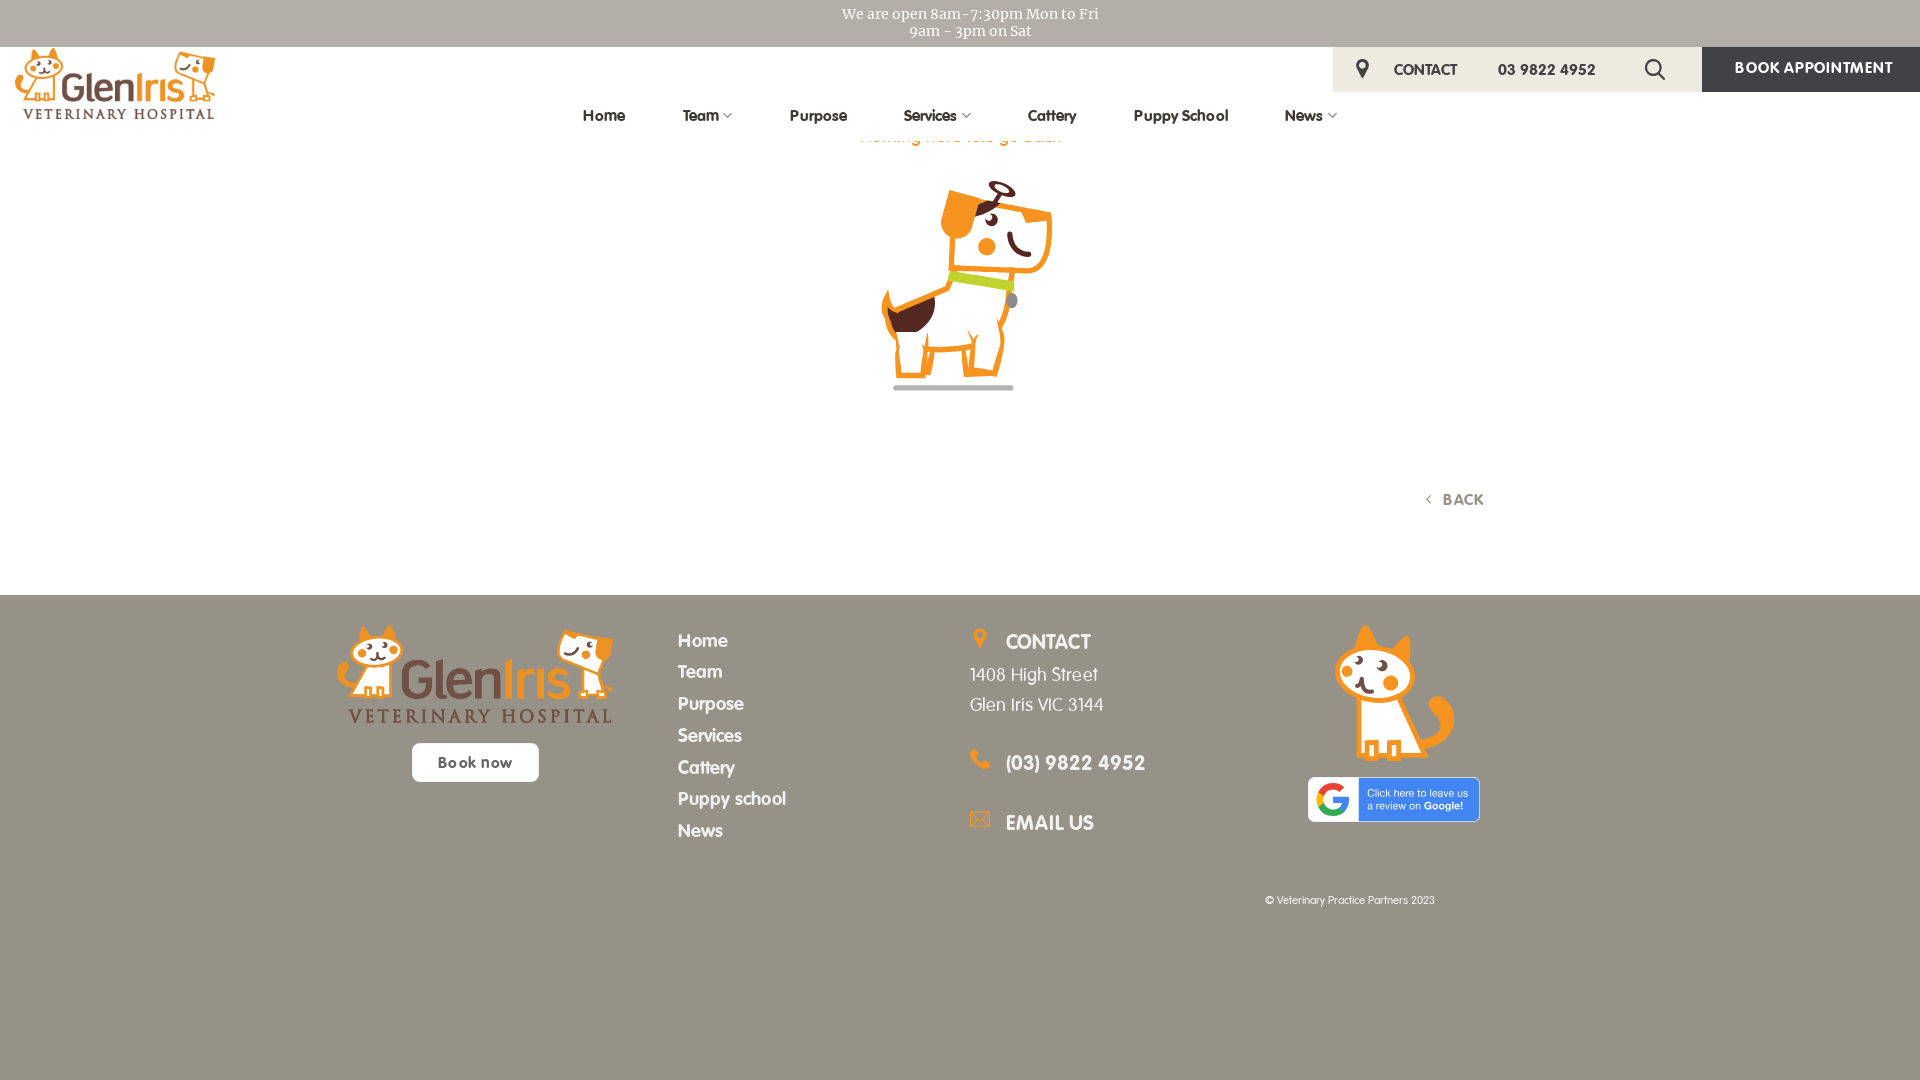 This screenshot has width=1920, height=1080. What do you see at coordinates (702, 640) in the screenshot?
I see `'Home'` at bounding box center [702, 640].